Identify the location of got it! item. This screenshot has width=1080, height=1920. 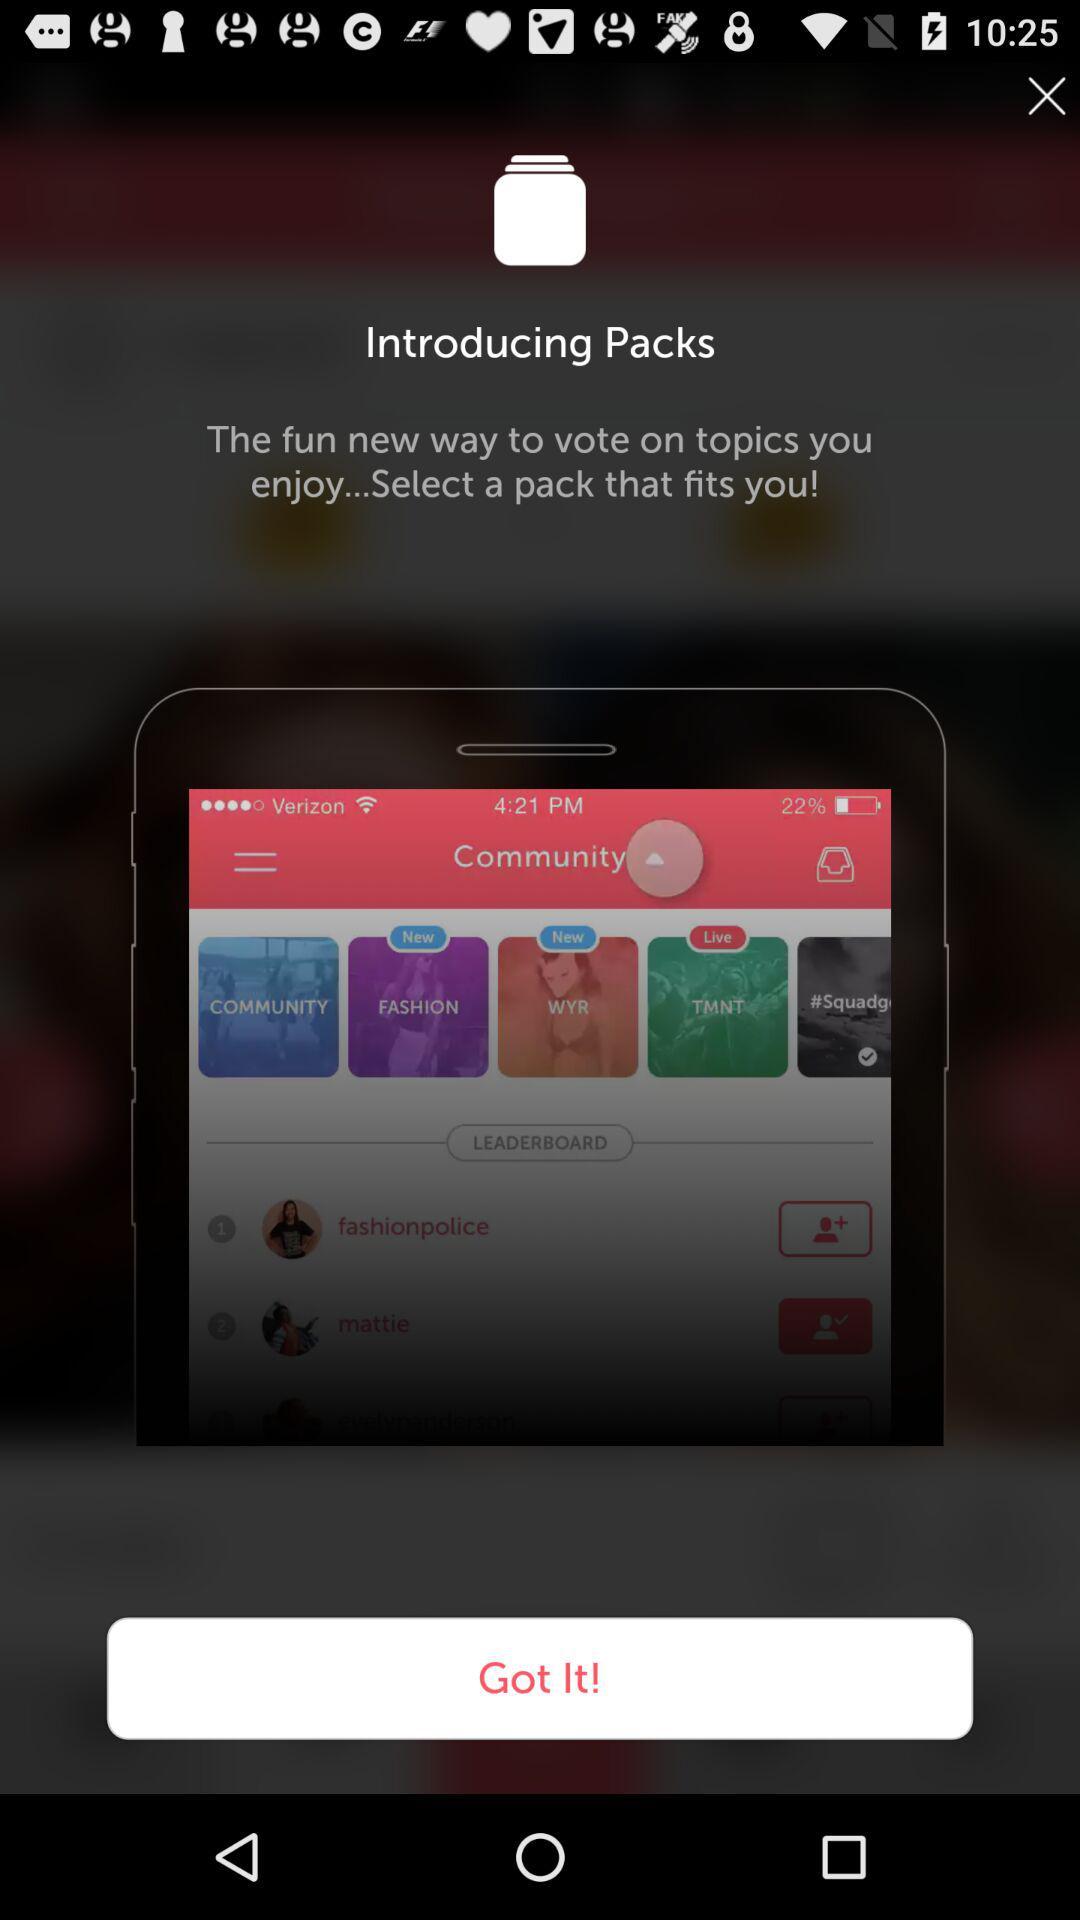
(540, 1678).